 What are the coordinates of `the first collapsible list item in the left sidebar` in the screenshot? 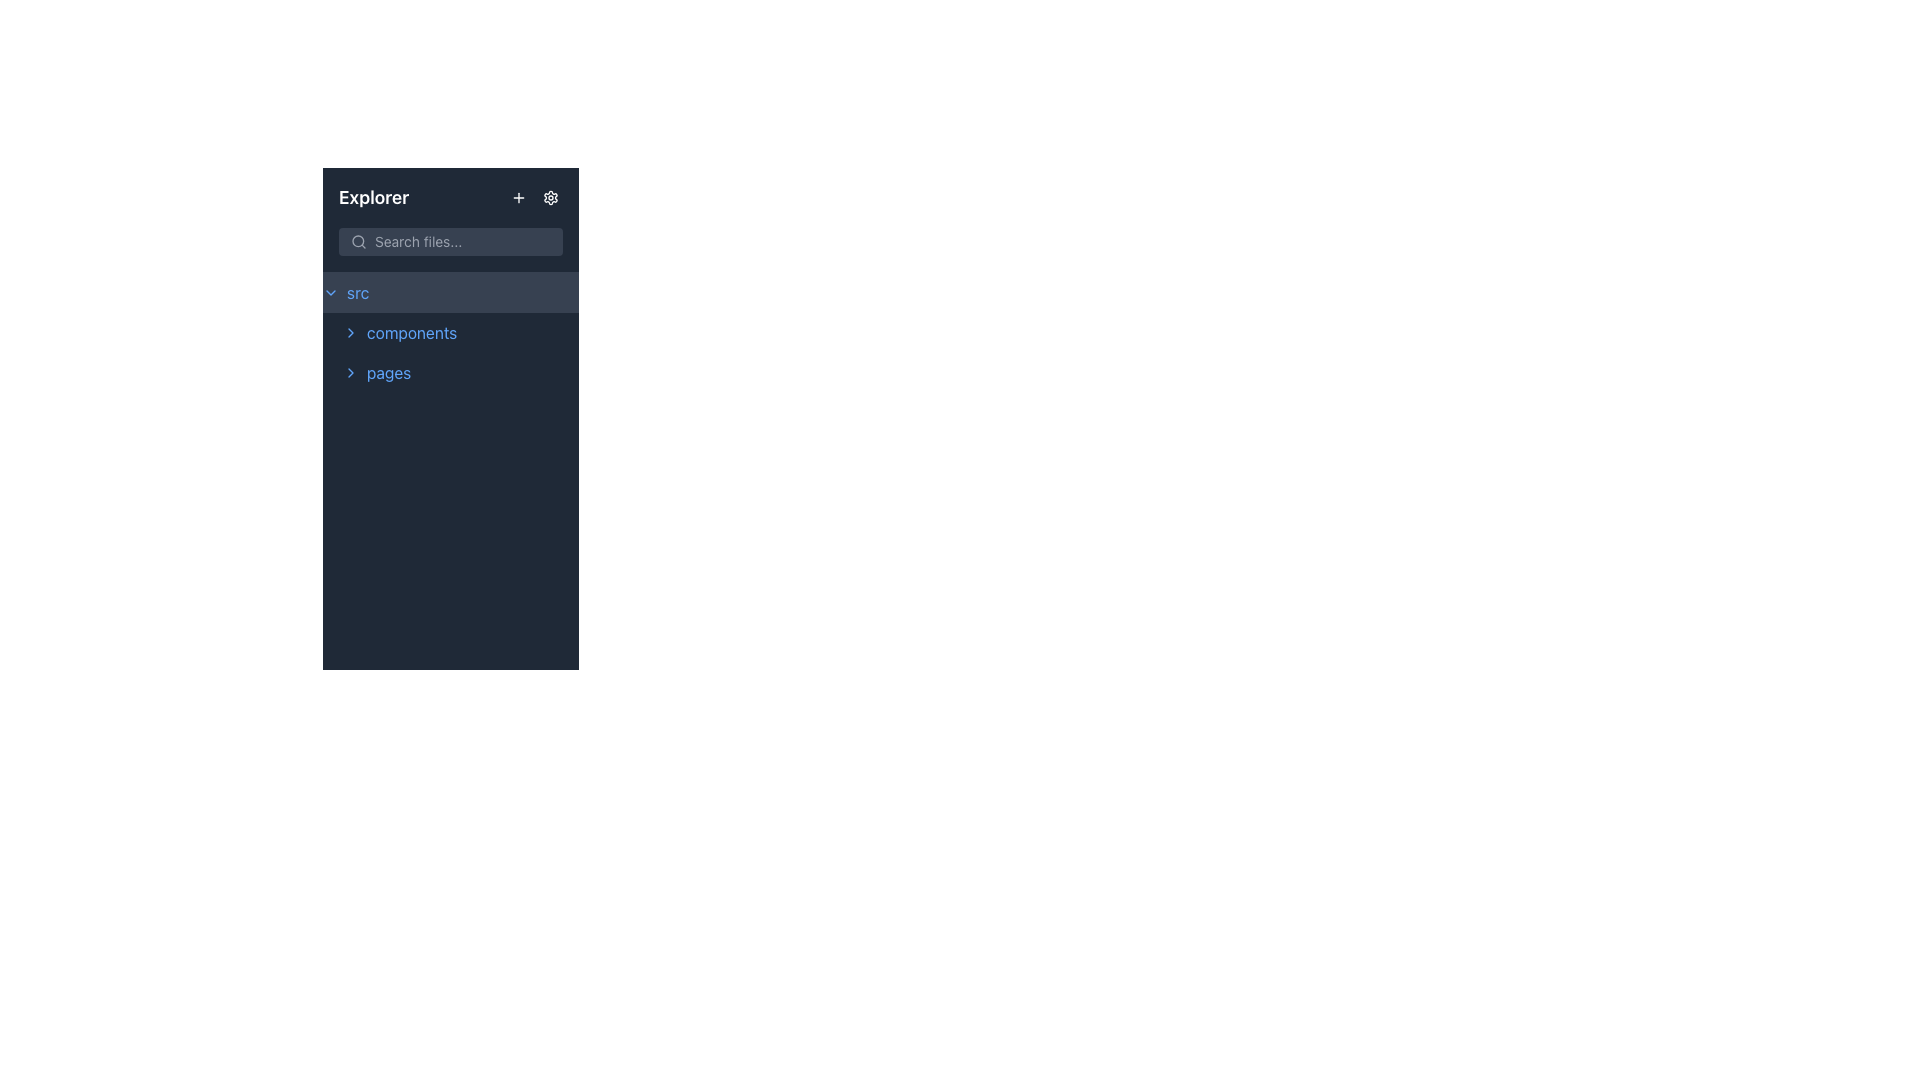 It's located at (450, 293).